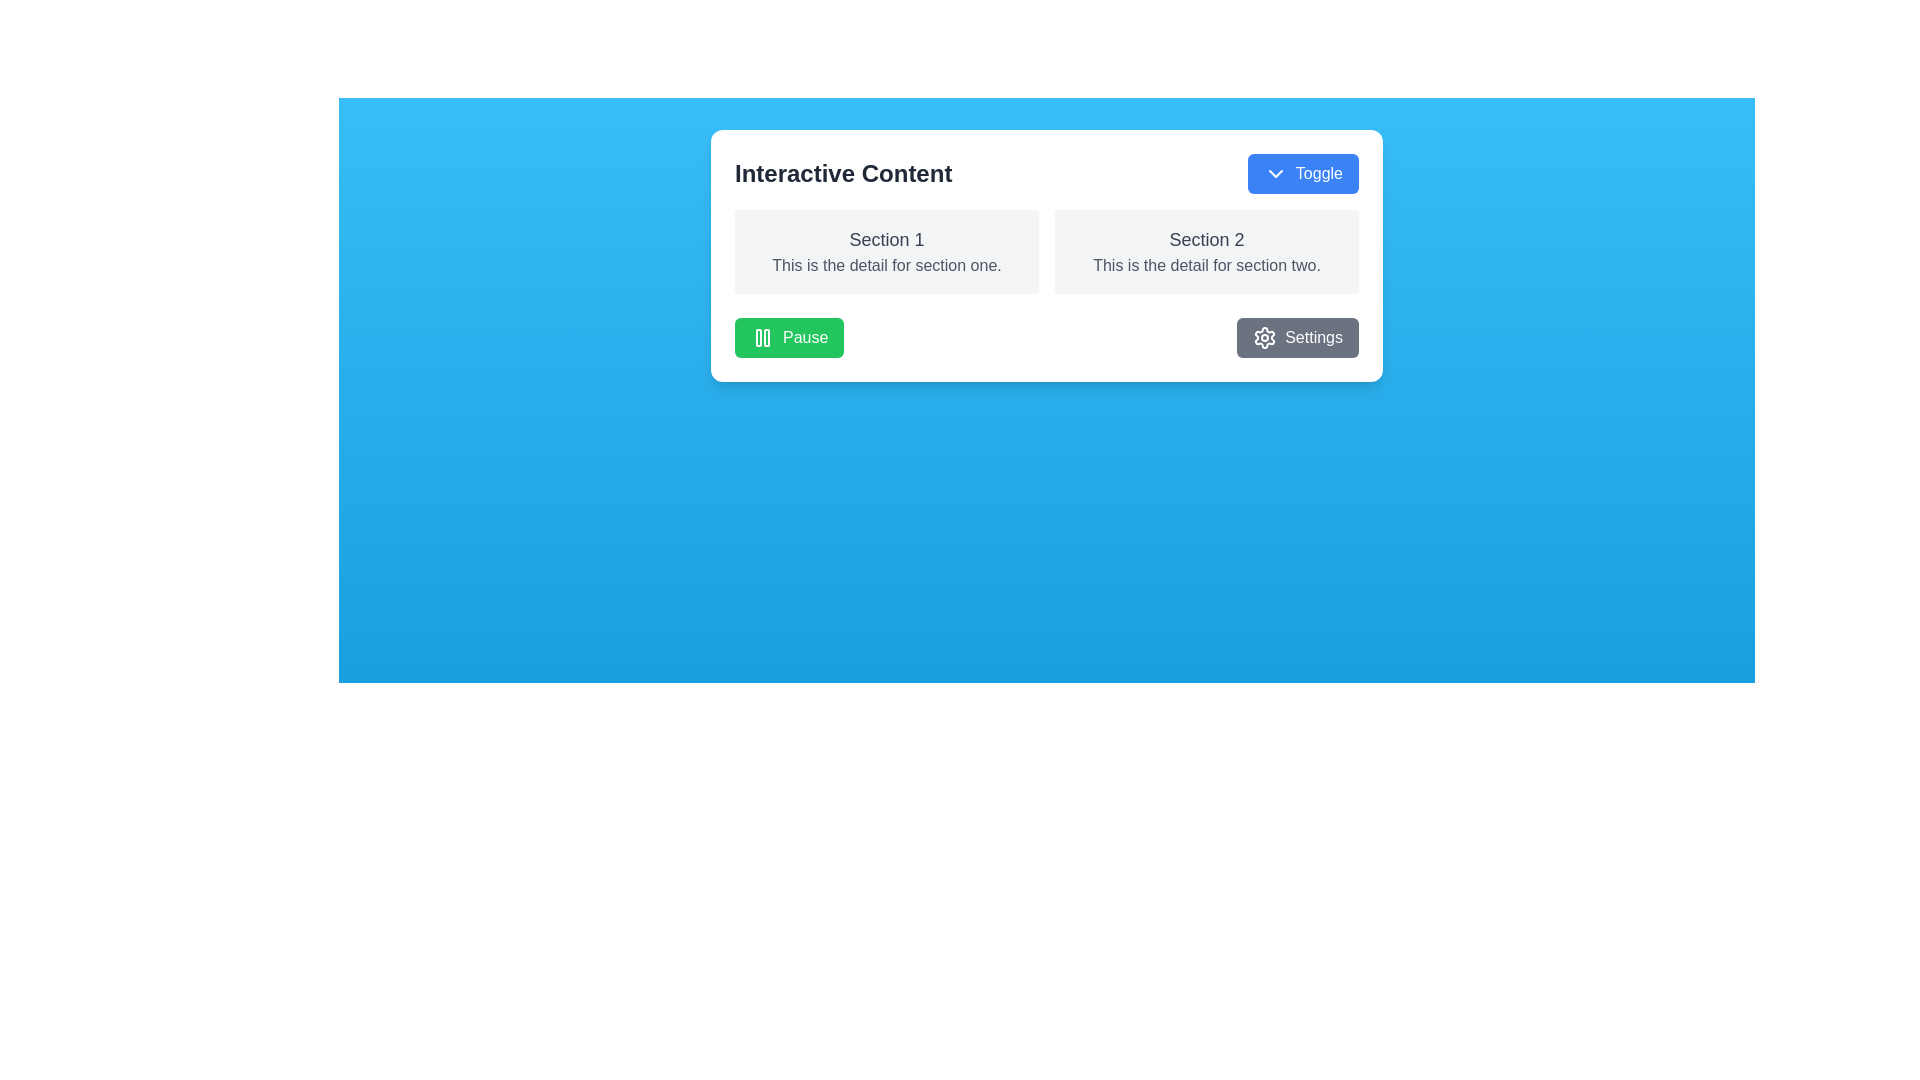  What do you see at coordinates (757, 337) in the screenshot?
I see `the left vertical bar of the pause icon within the green 'Pause' button located at the bottom left of the card` at bounding box center [757, 337].